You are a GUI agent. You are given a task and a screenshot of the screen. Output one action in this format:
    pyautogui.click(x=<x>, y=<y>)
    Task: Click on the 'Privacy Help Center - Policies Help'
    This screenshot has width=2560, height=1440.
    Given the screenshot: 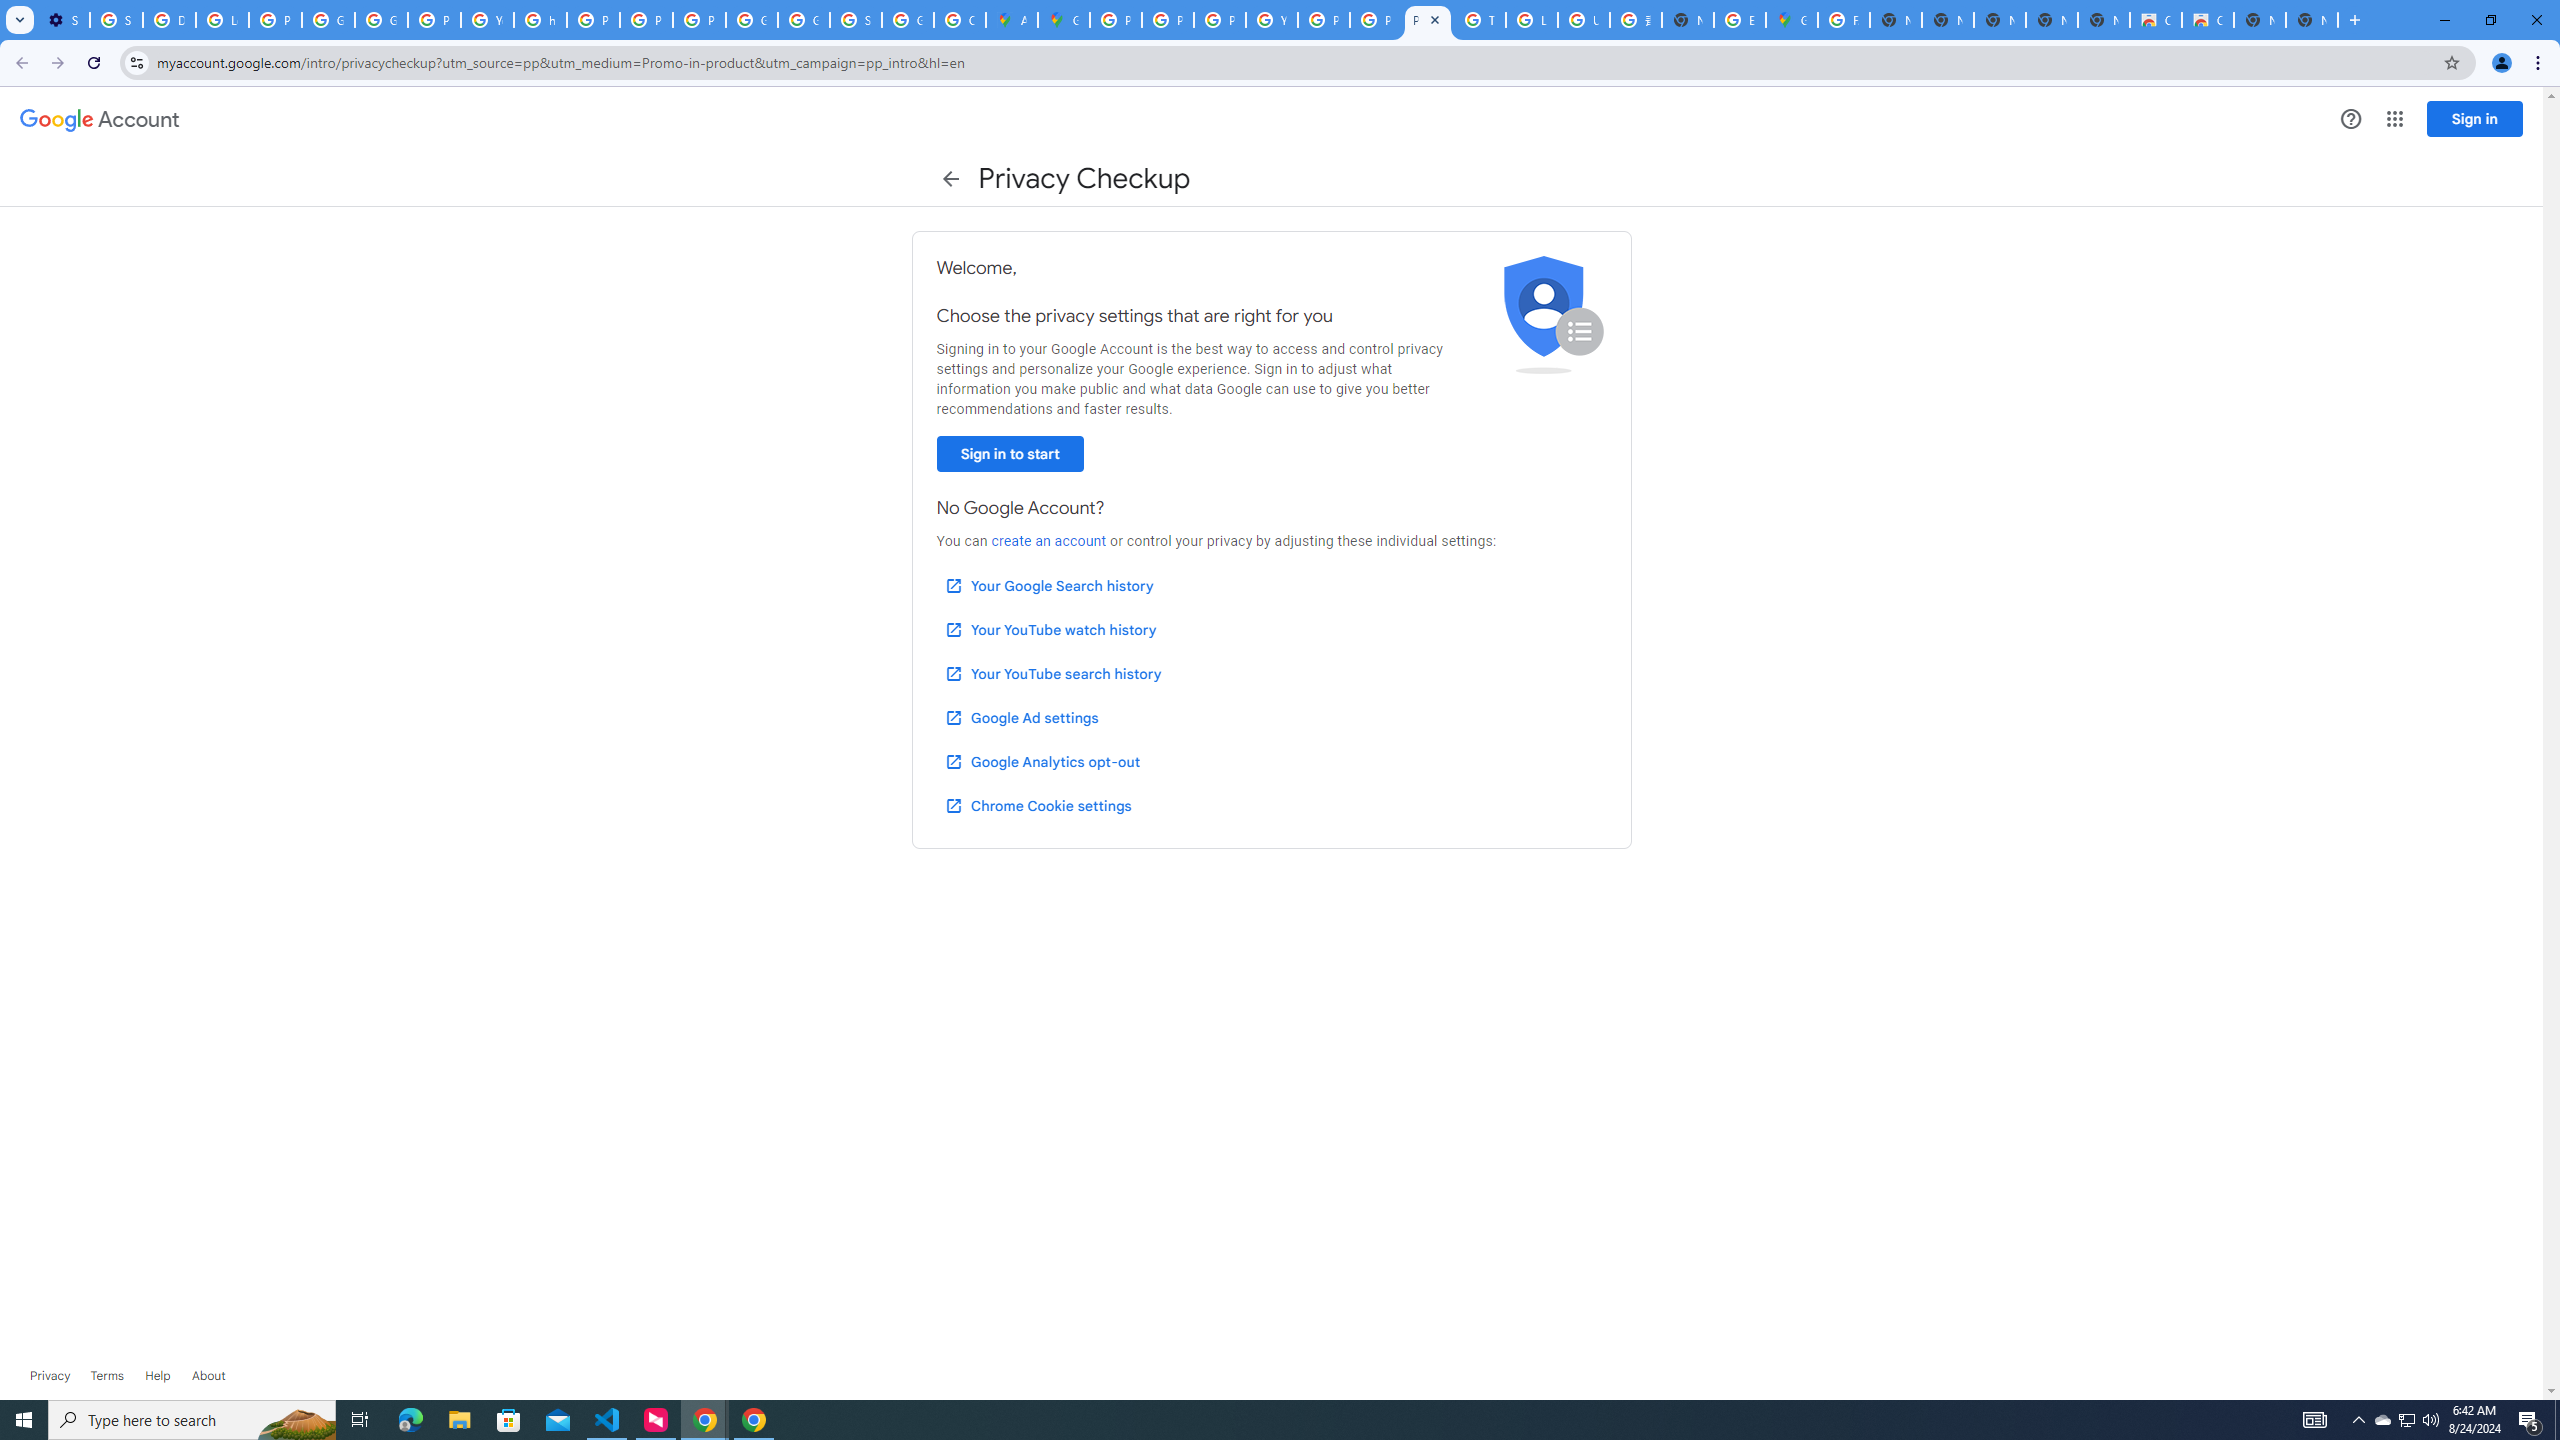 What is the action you would take?
    pyautogui.click(x=1167, y=19)
    